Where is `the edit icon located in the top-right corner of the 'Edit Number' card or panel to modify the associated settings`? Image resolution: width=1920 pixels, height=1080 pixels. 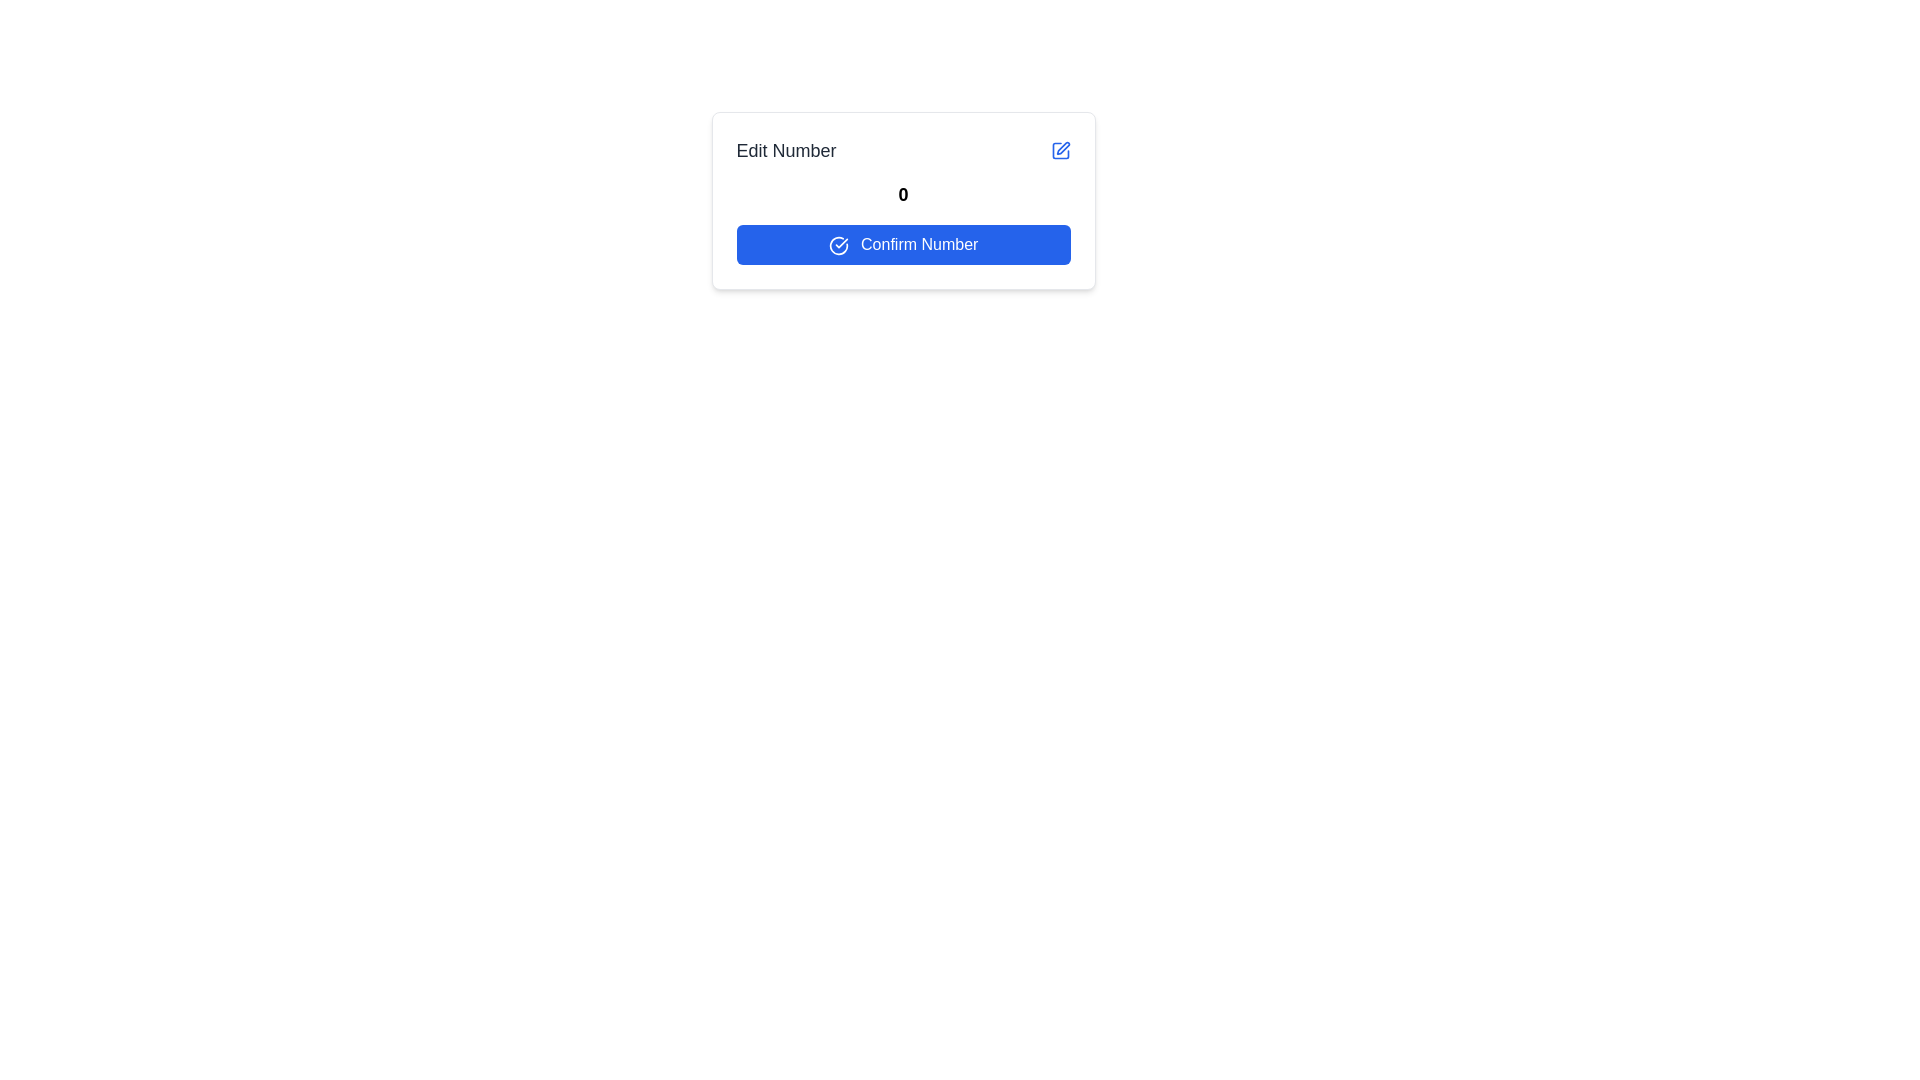
the edit icon located in the top-right corner of the 'Edit Number' card or panel to modify the associated settings is located at coordinates (1061, 147).